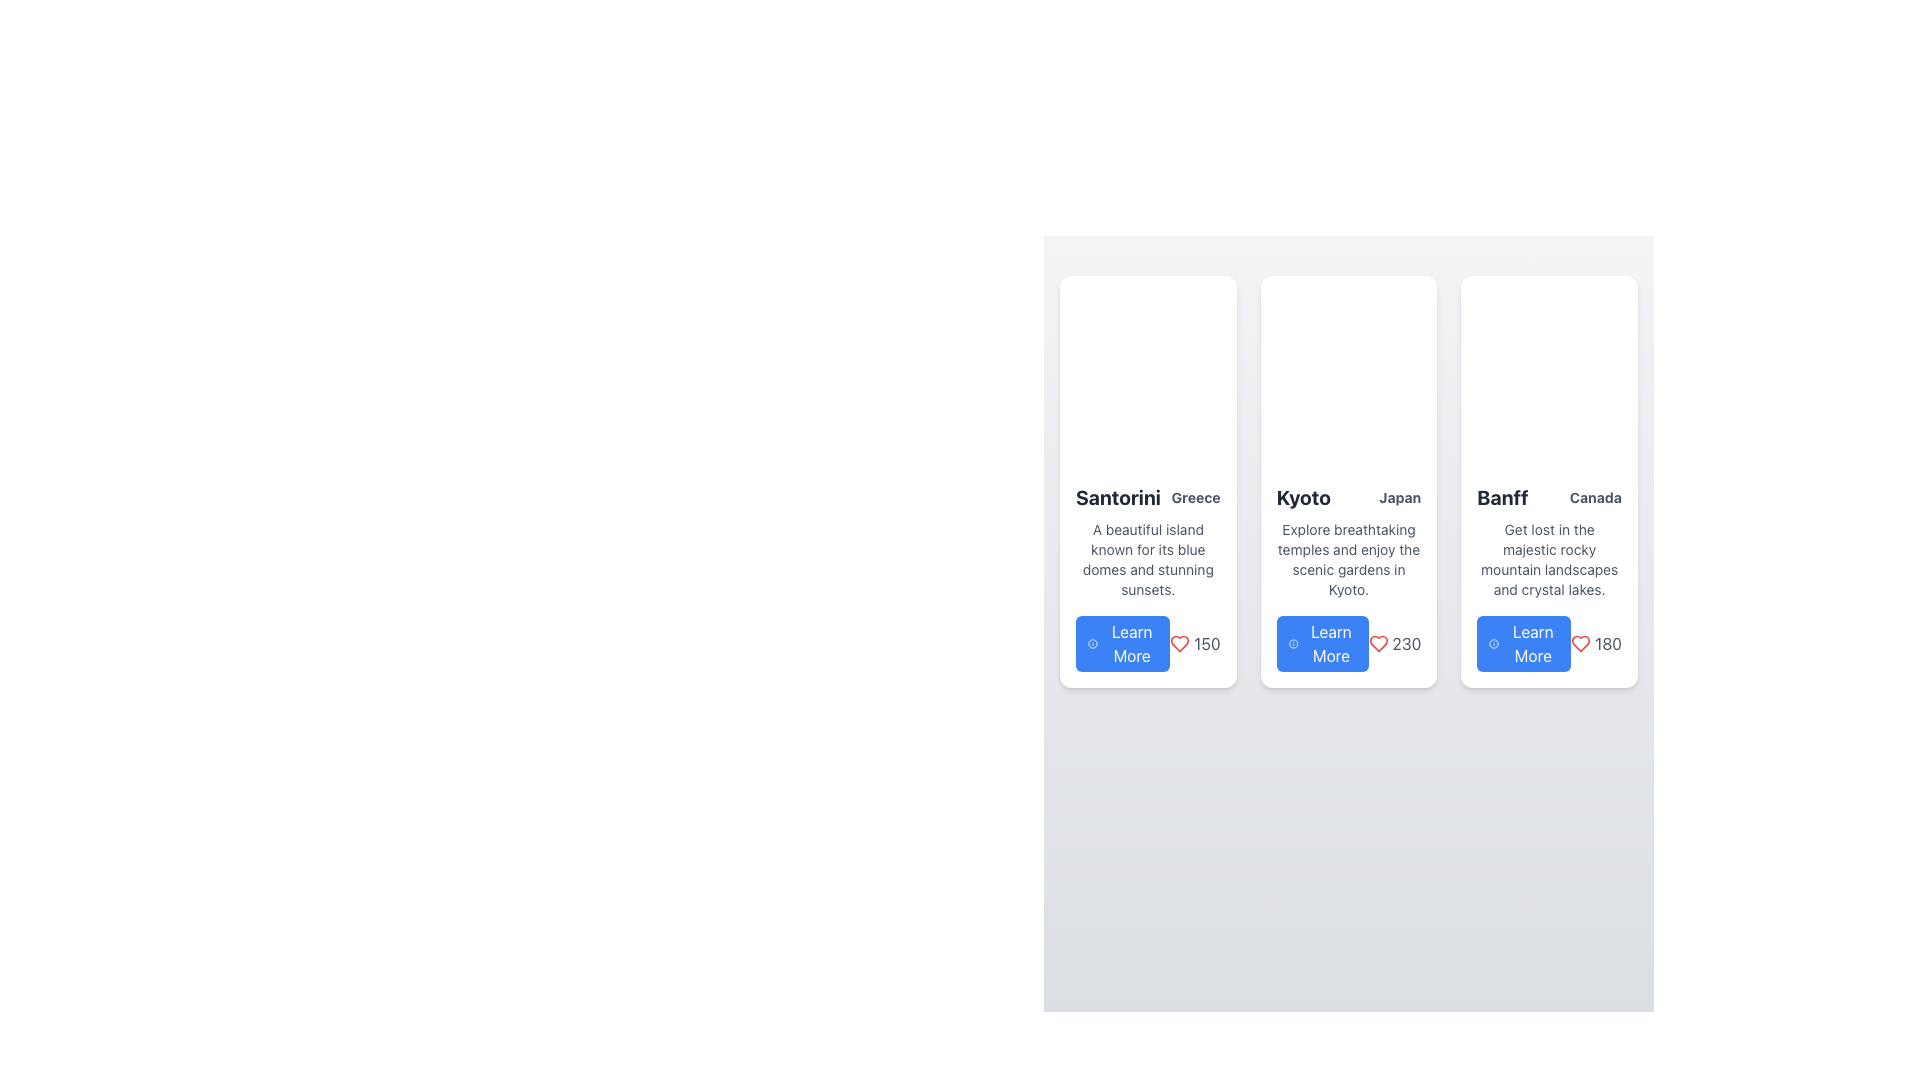 This screenshot has height=1080, width=1920. What do you see at coordinates (1348, 578) in the screenshot?
I see `the 'Learn More' button in the Kyoto card to trigger hover effects` at bounding box center [1348, 578].